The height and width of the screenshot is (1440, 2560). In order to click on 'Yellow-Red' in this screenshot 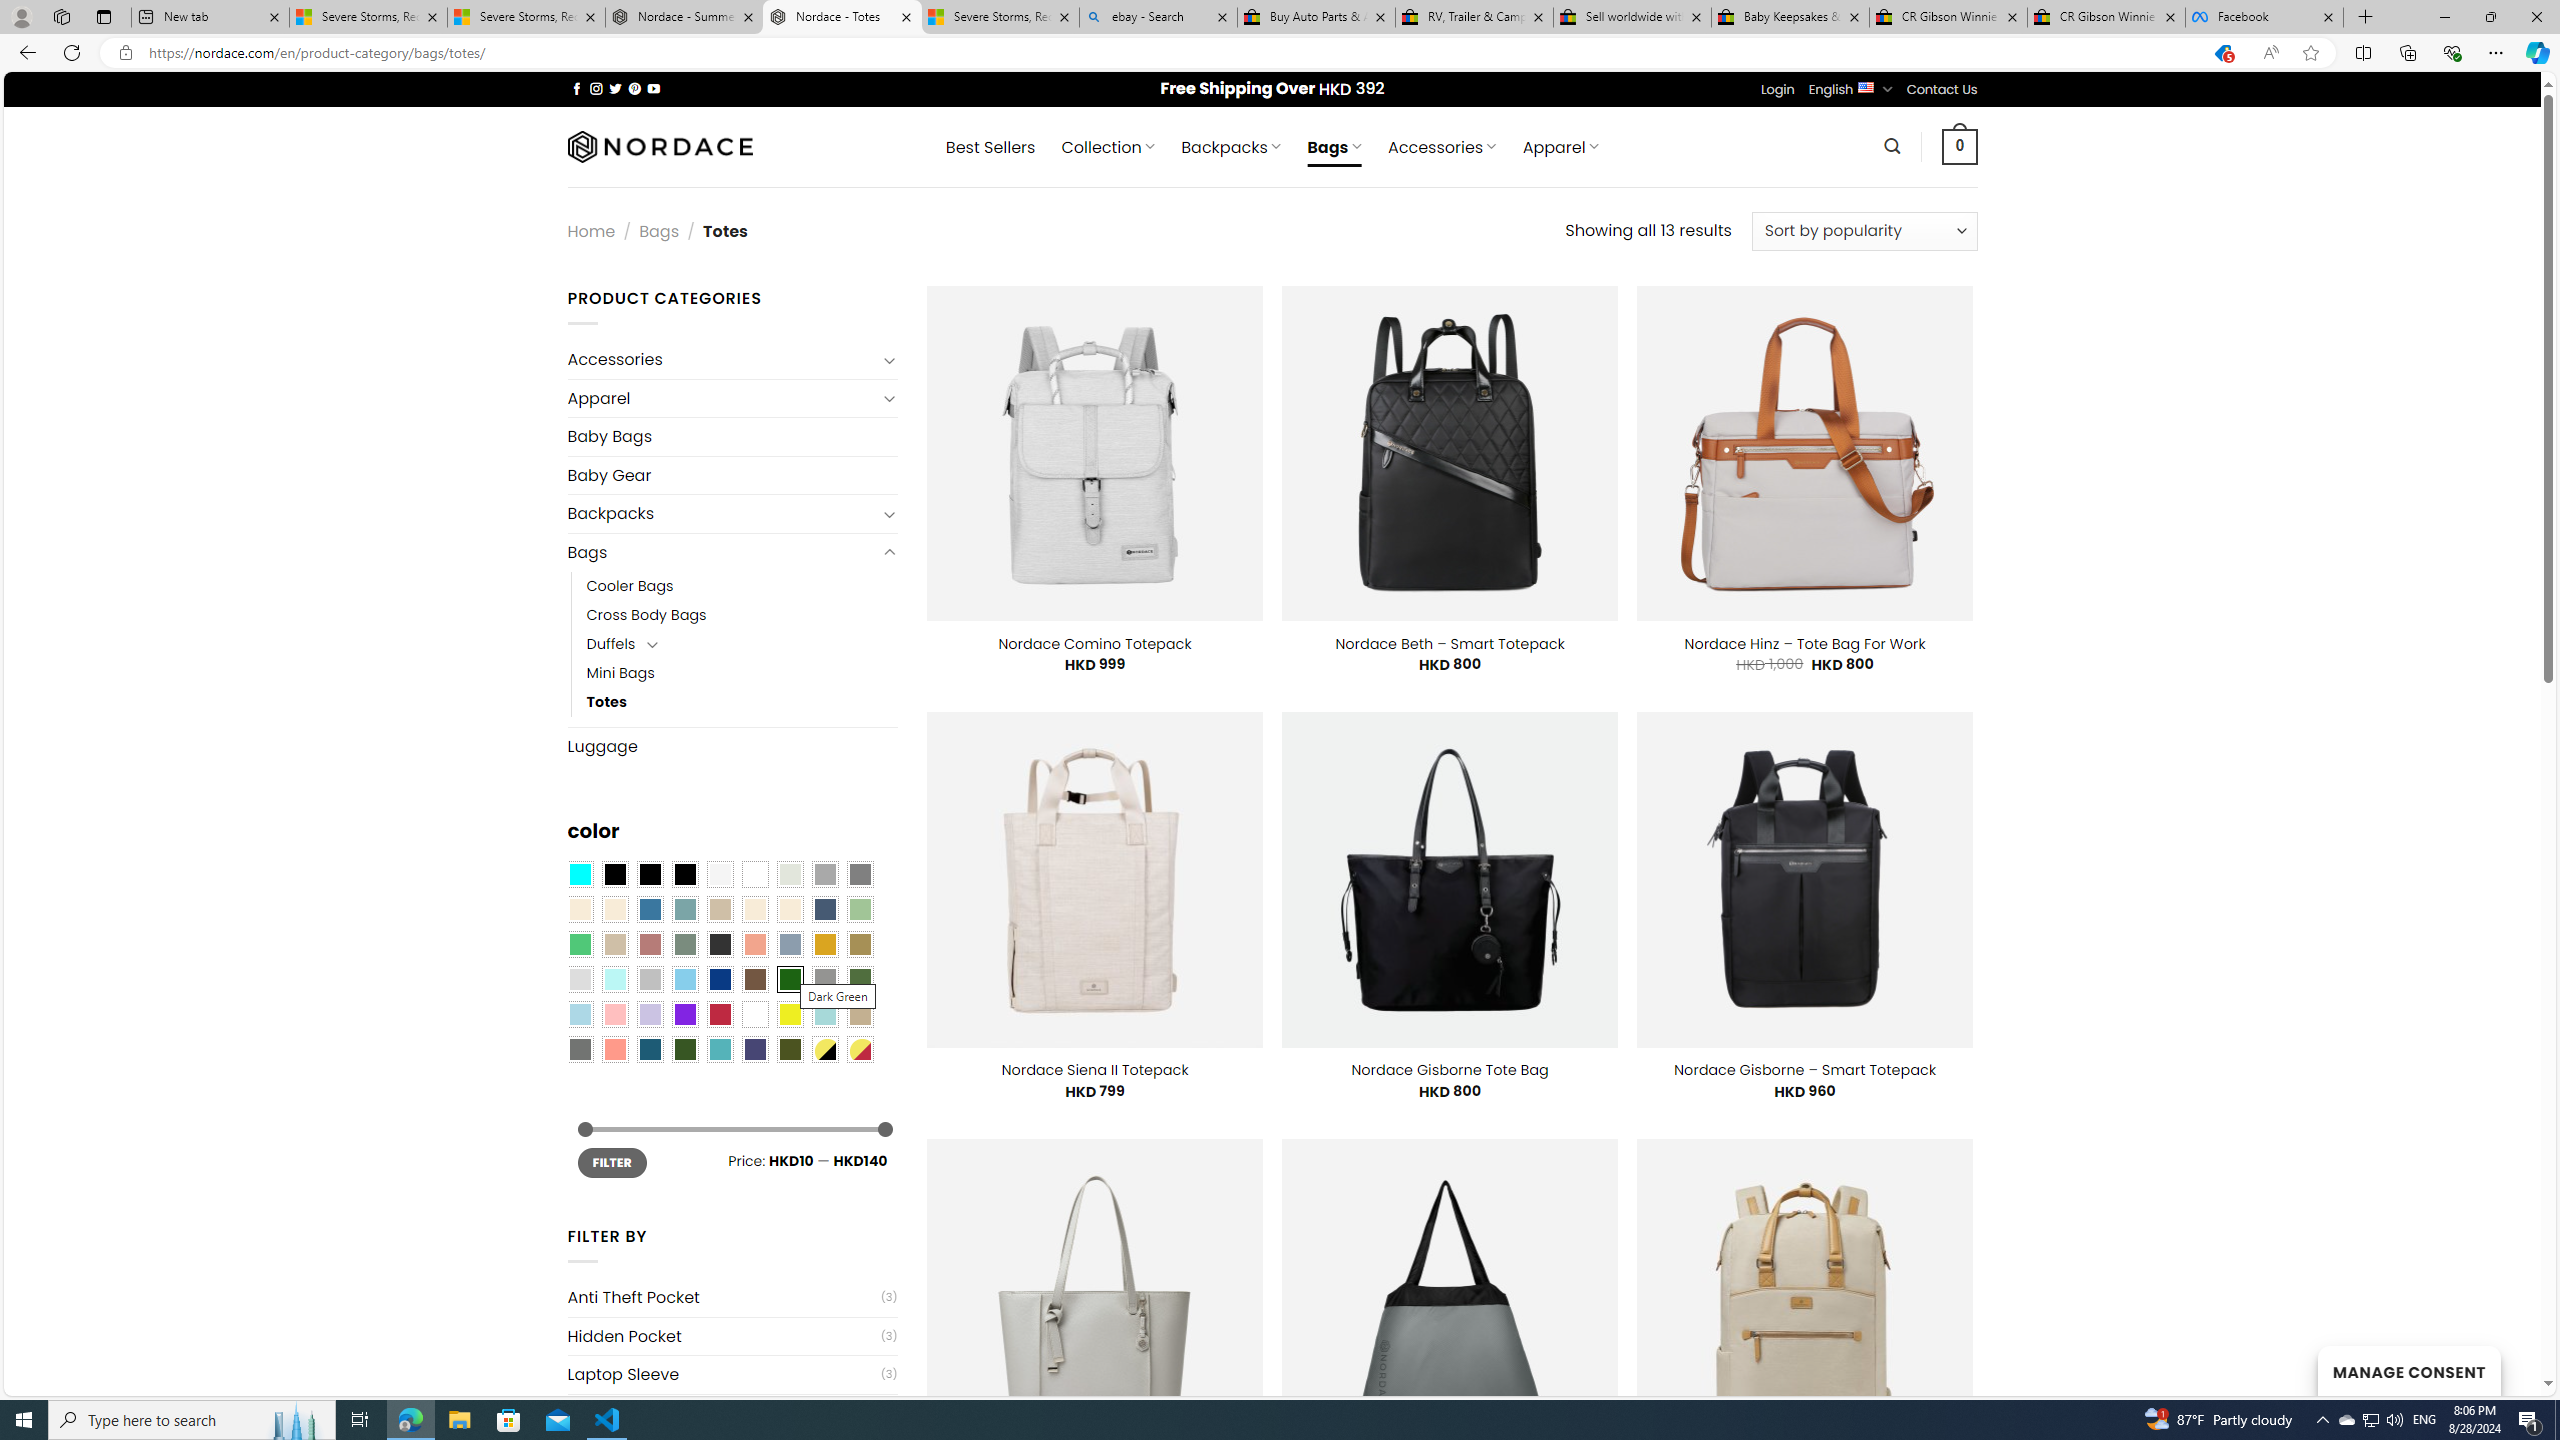, I will do `click(860, 1049)`.